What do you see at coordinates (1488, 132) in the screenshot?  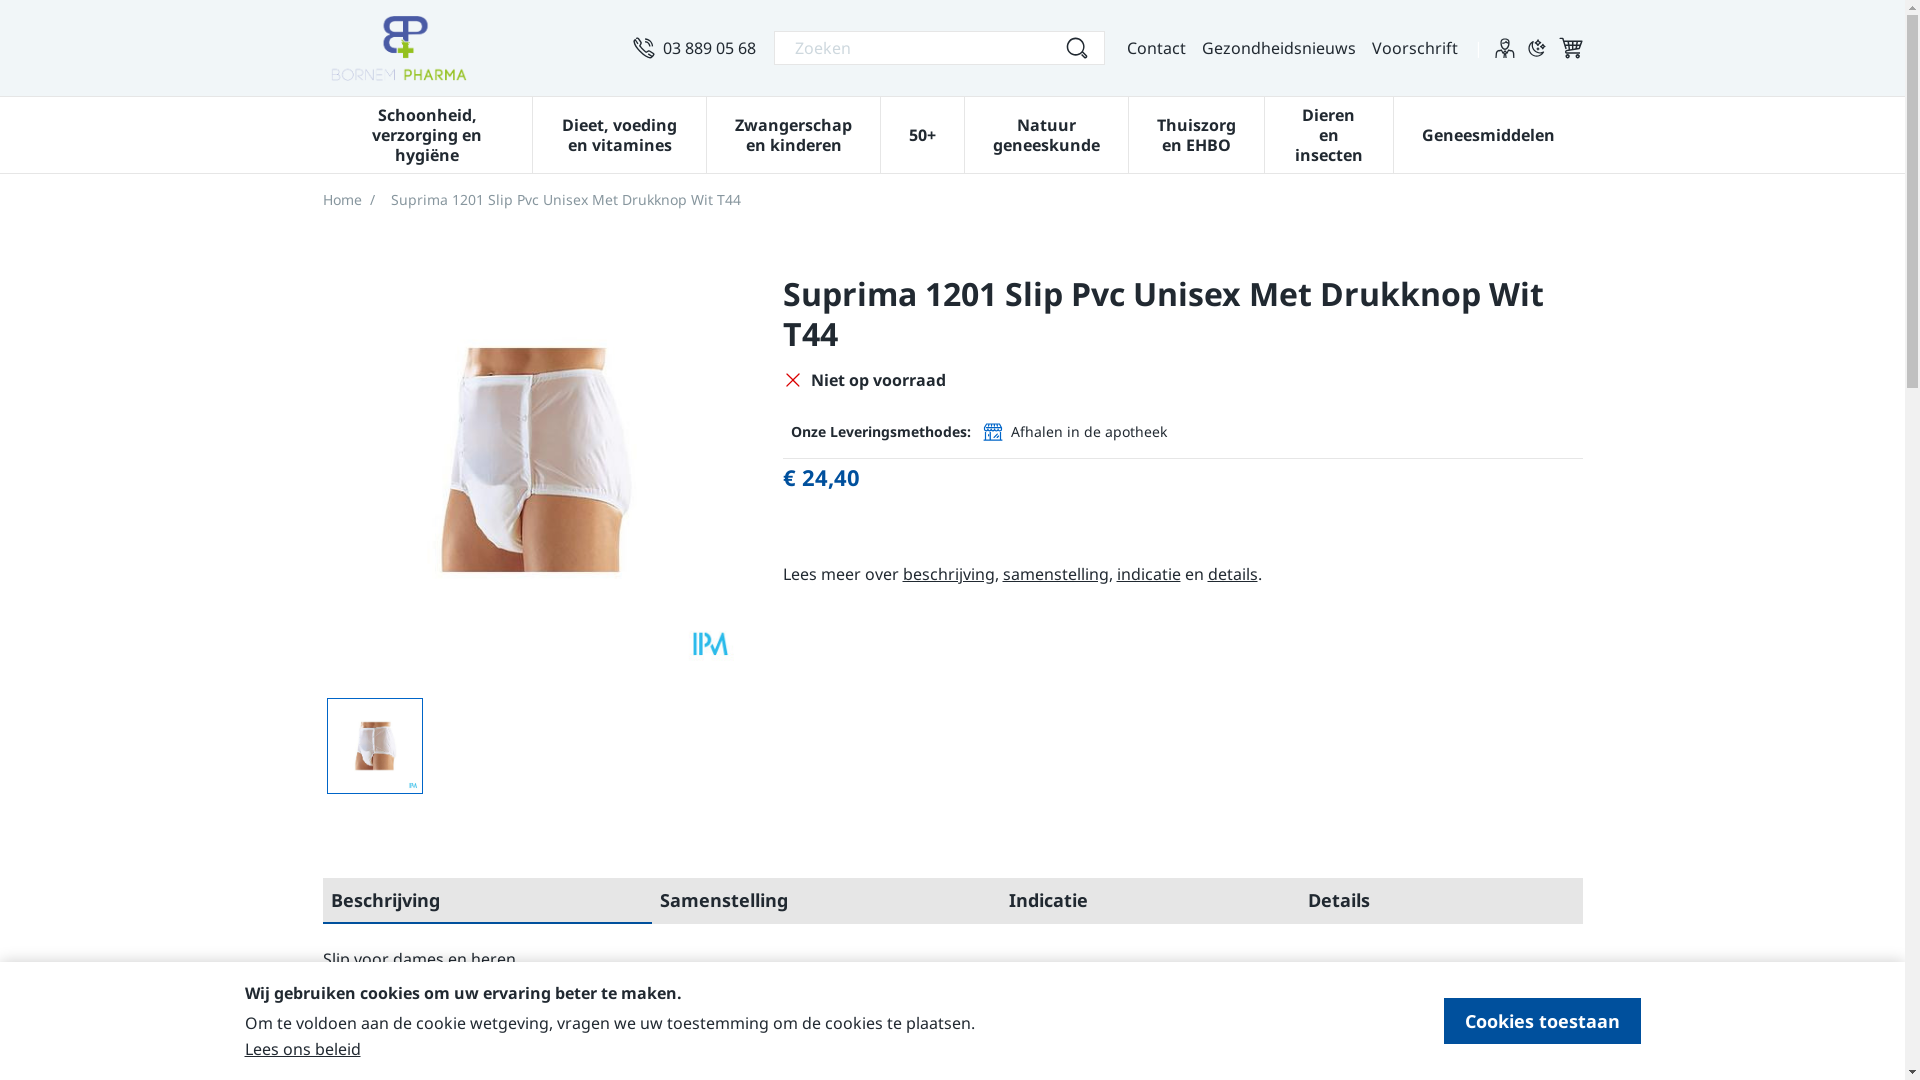 I see `'Geneesmiddelen'` at bounding box center [1488, 132].